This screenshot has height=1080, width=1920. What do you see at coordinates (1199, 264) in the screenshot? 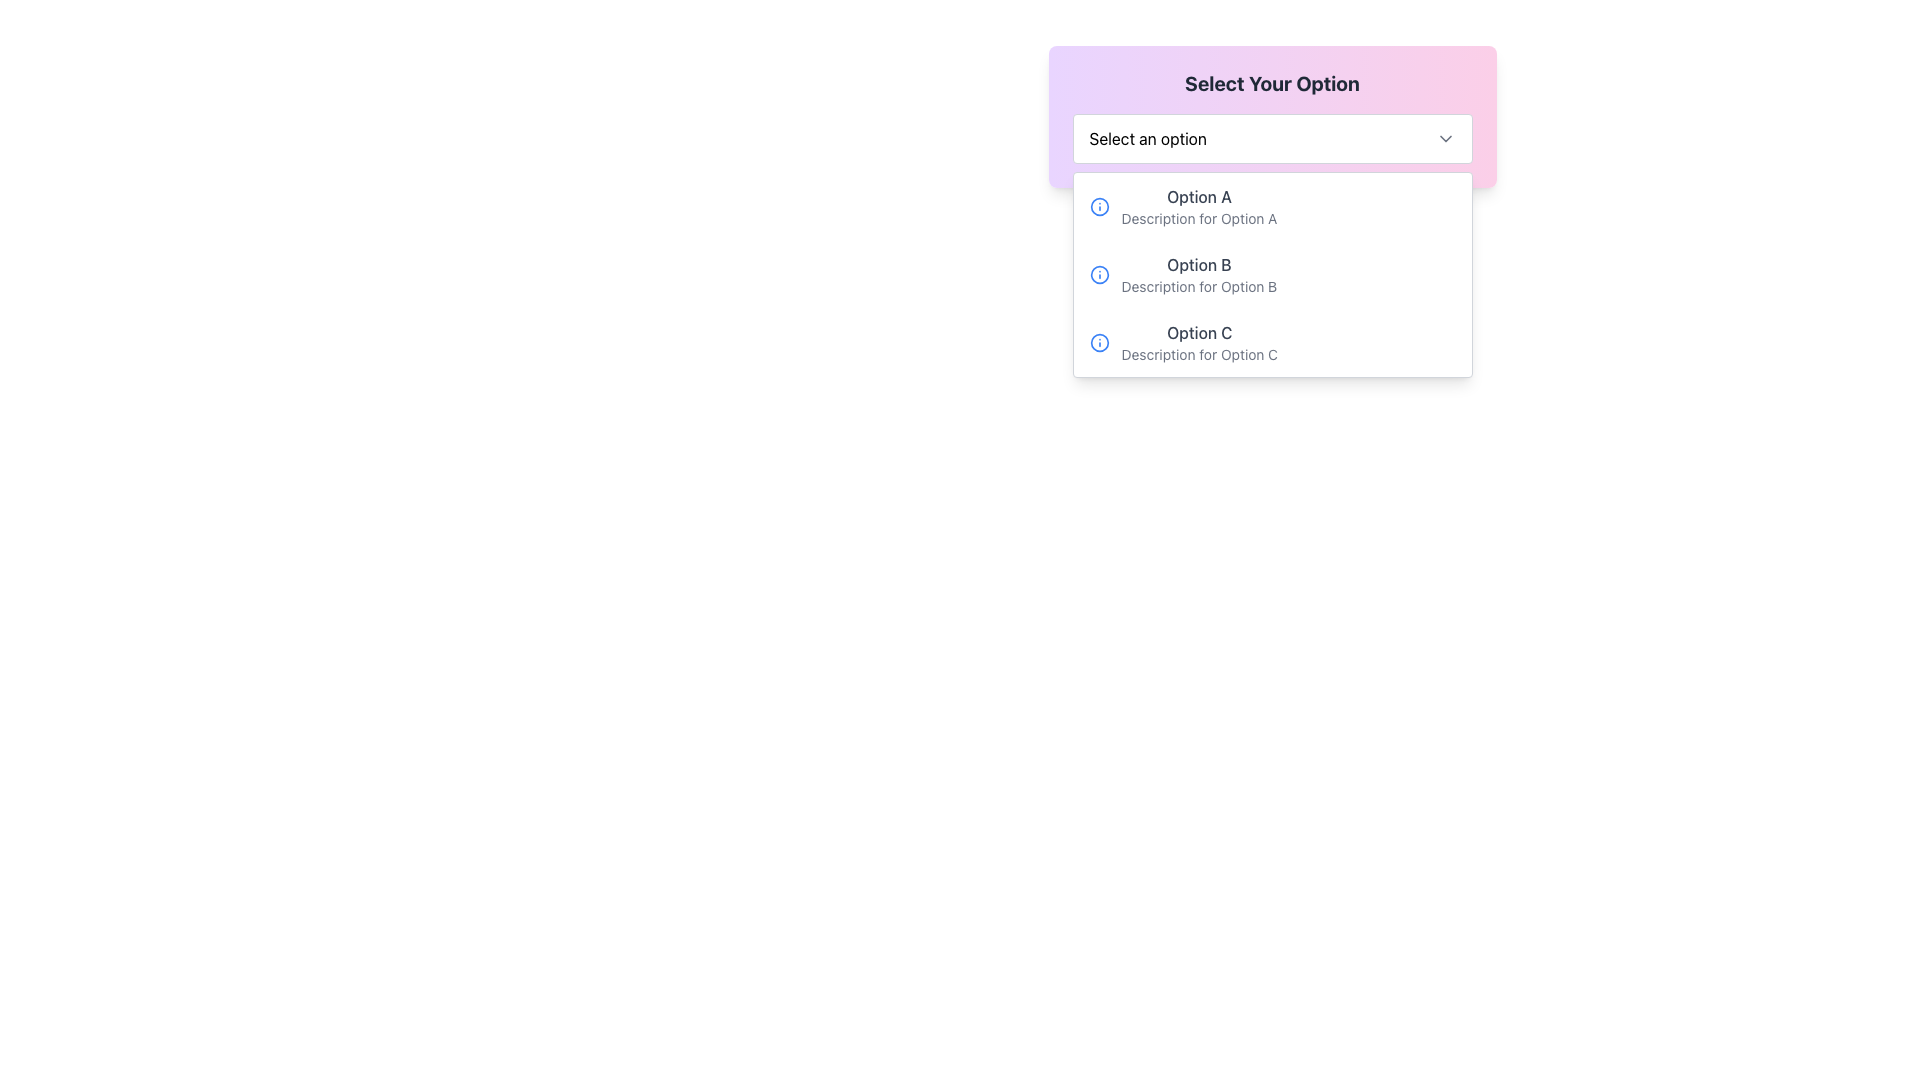
I see `label text representing 'Option B' in the dropdown menu under 'Select Your Option'` at bounding box center [1199, 264].